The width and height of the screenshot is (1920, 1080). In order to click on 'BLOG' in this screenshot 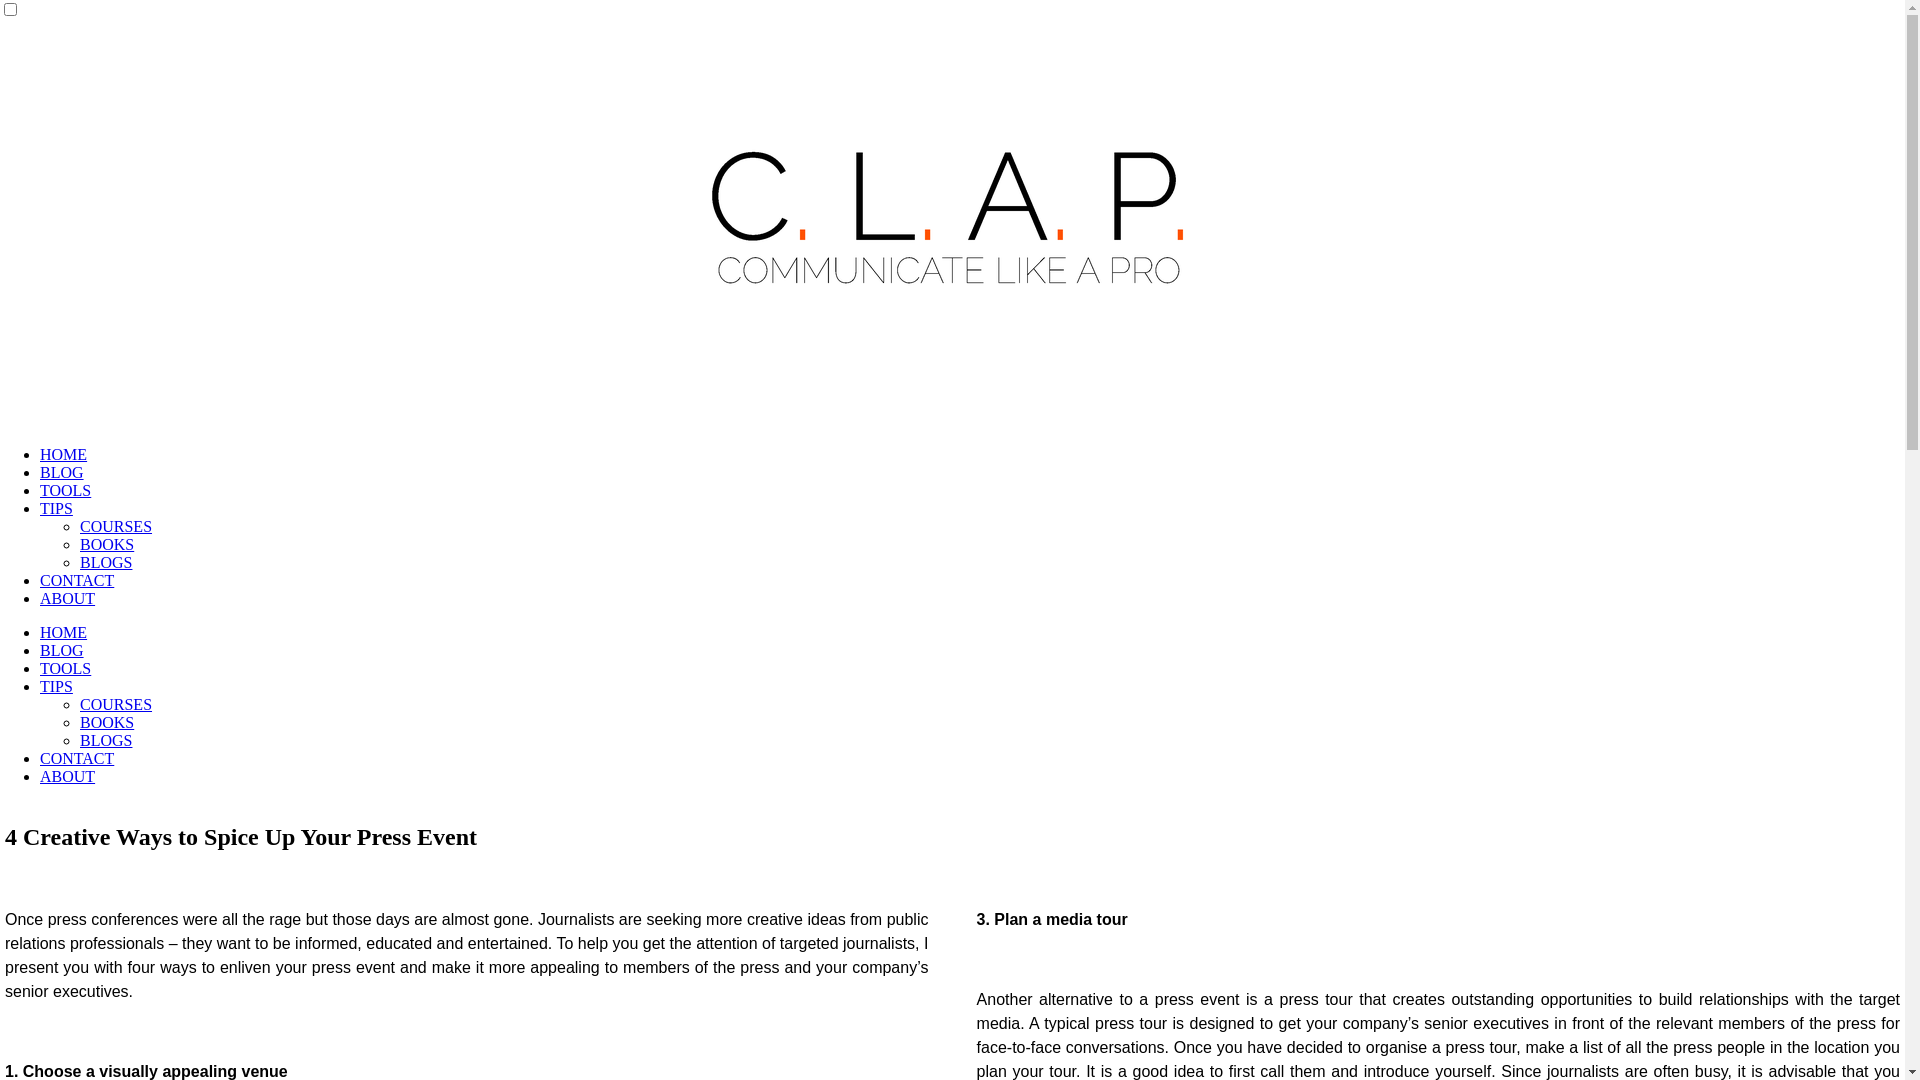, I will do `click(62, 472)`.